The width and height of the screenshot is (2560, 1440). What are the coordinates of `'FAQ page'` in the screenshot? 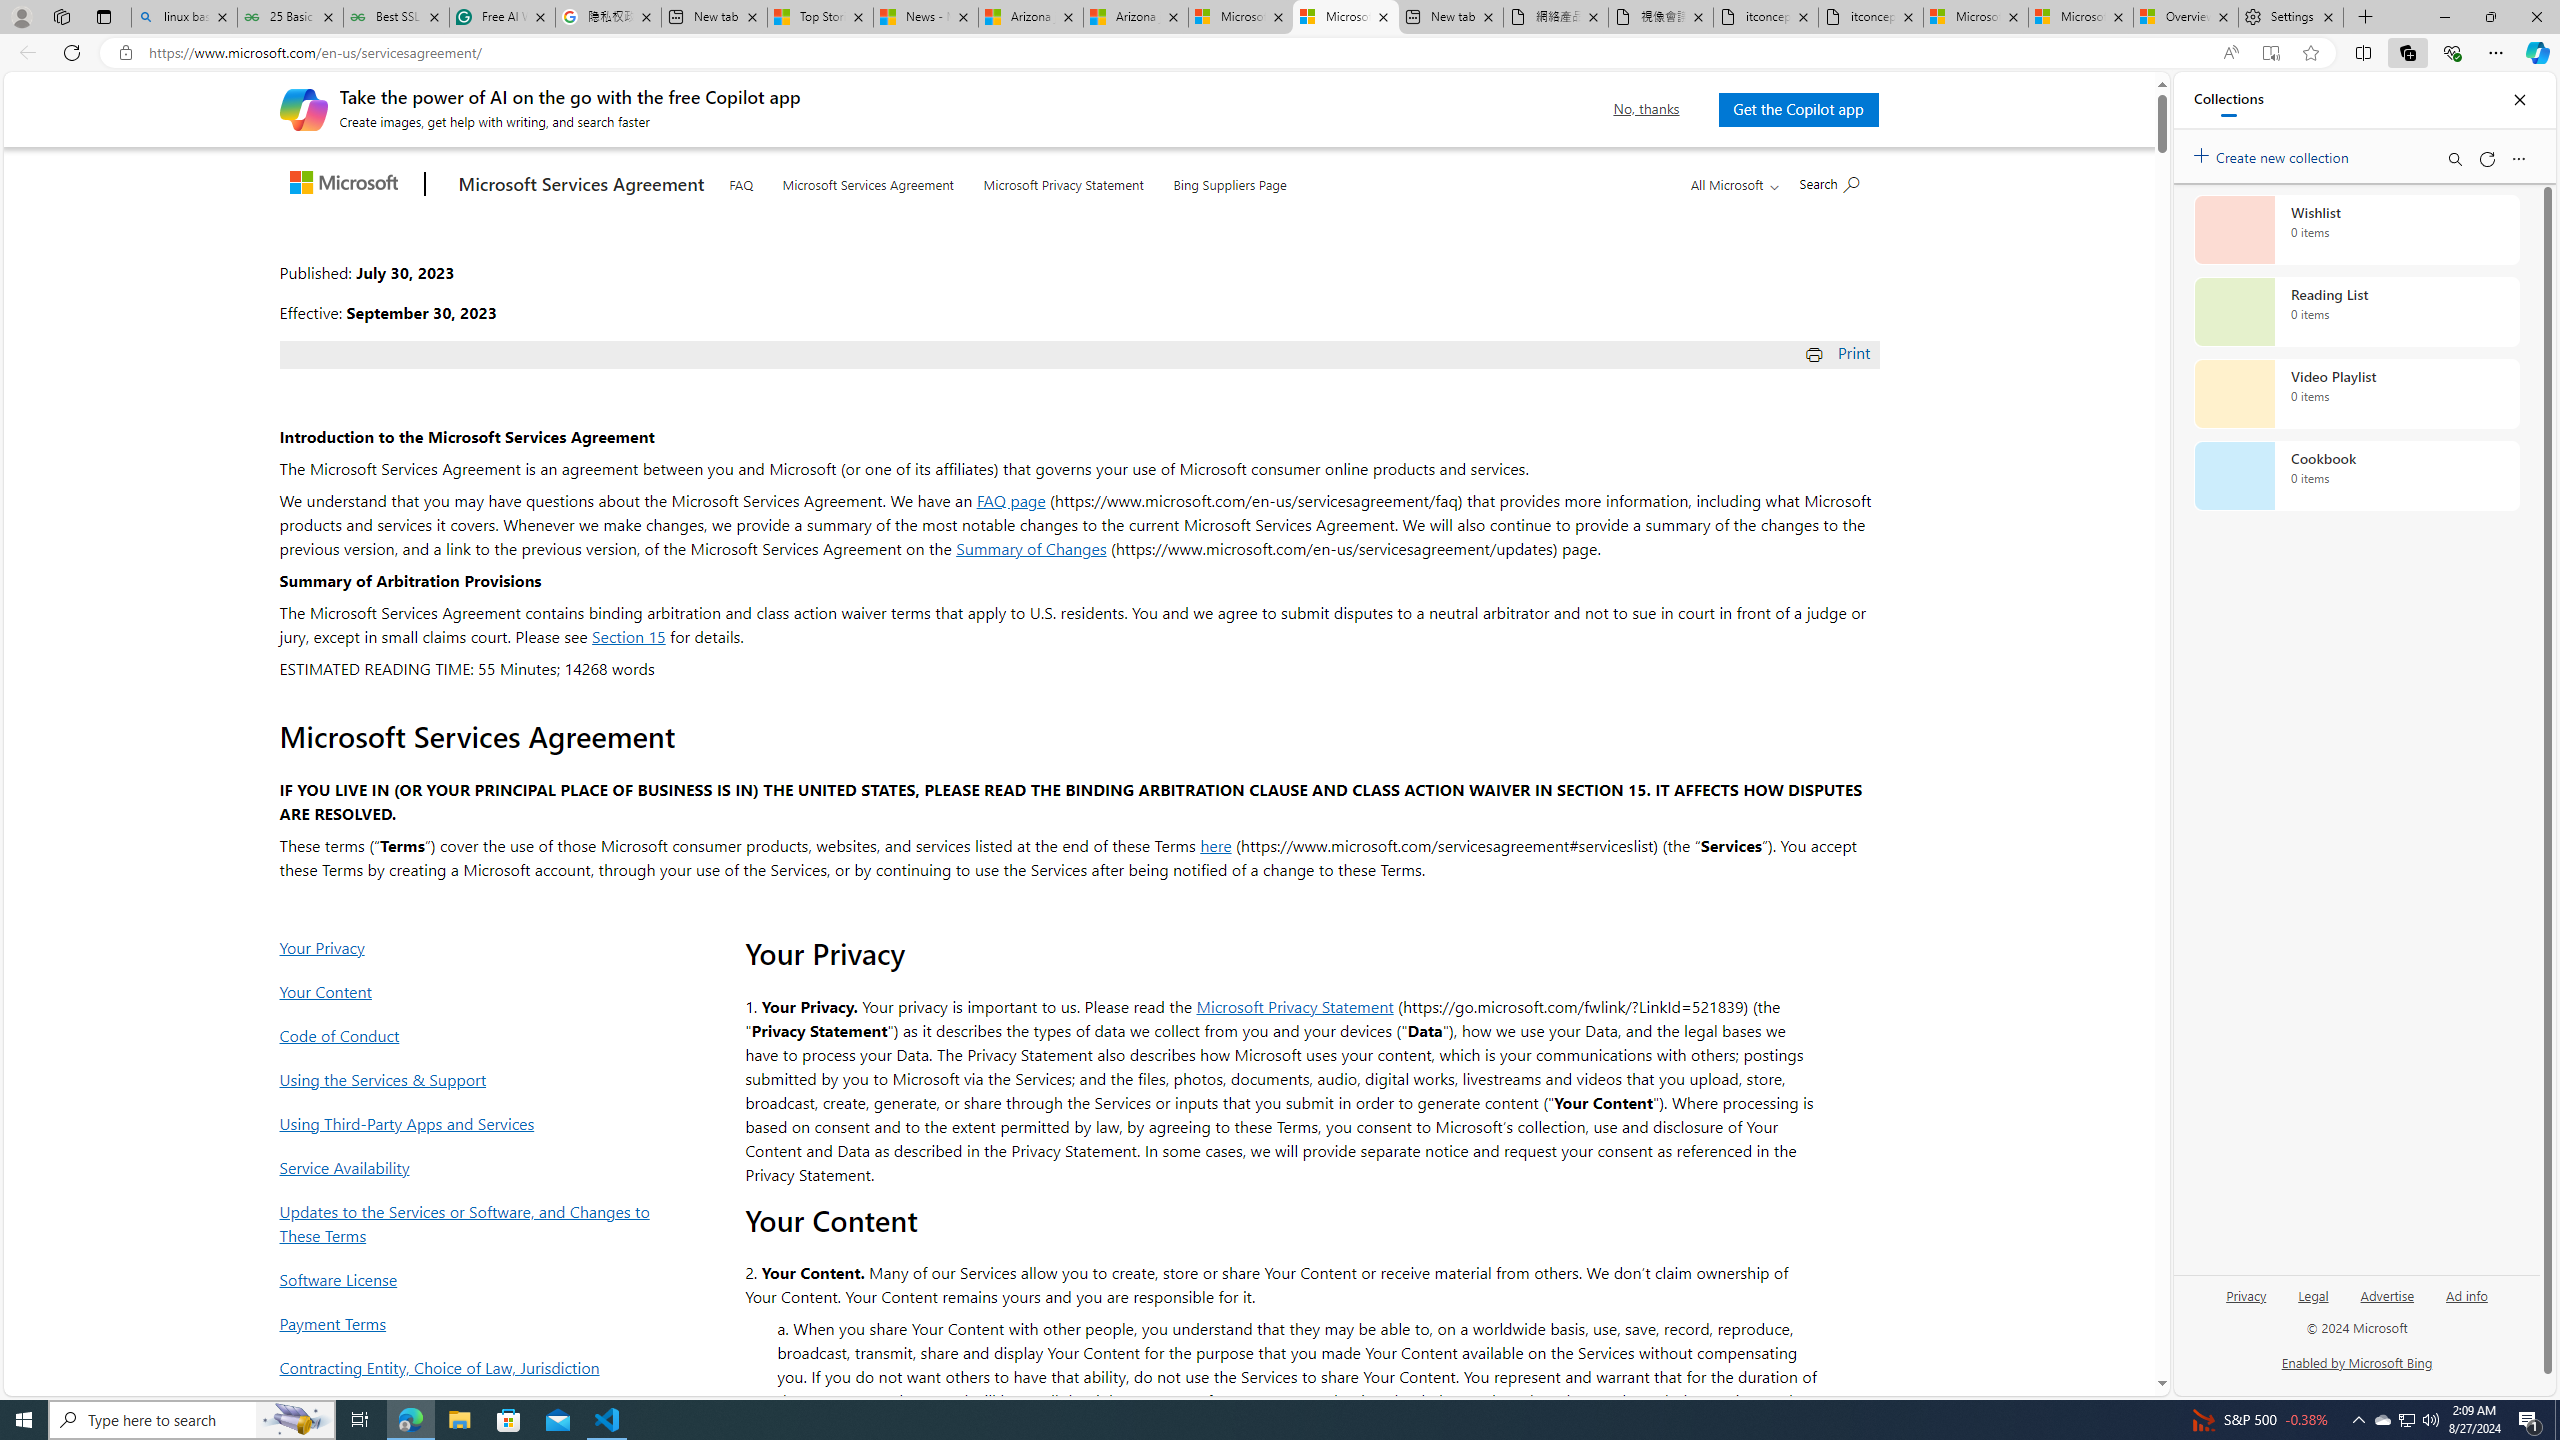 It's located at (1010, 499).